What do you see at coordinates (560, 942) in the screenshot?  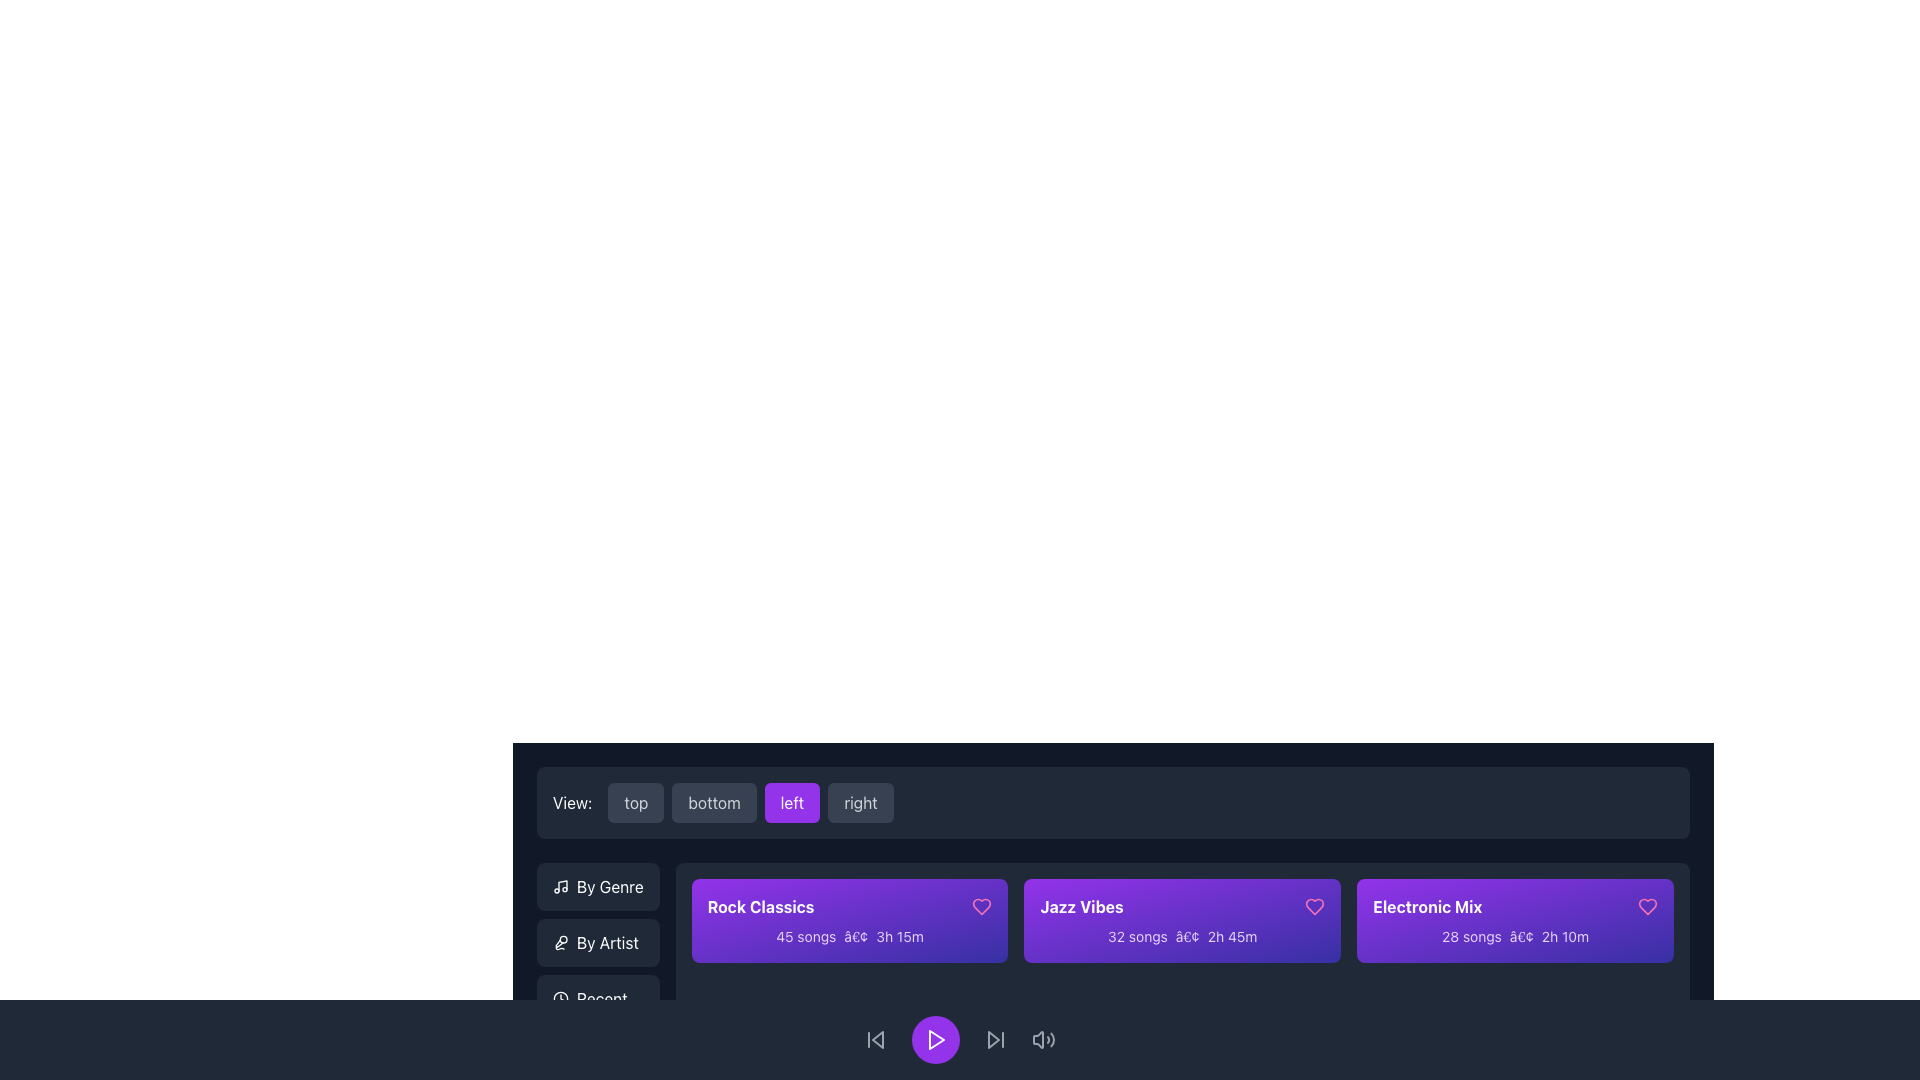 I see `the vocal microphone SVG icon in the navigation menu, which is located to the left of the 'By Artist' text` at bounding box center [560, 942].